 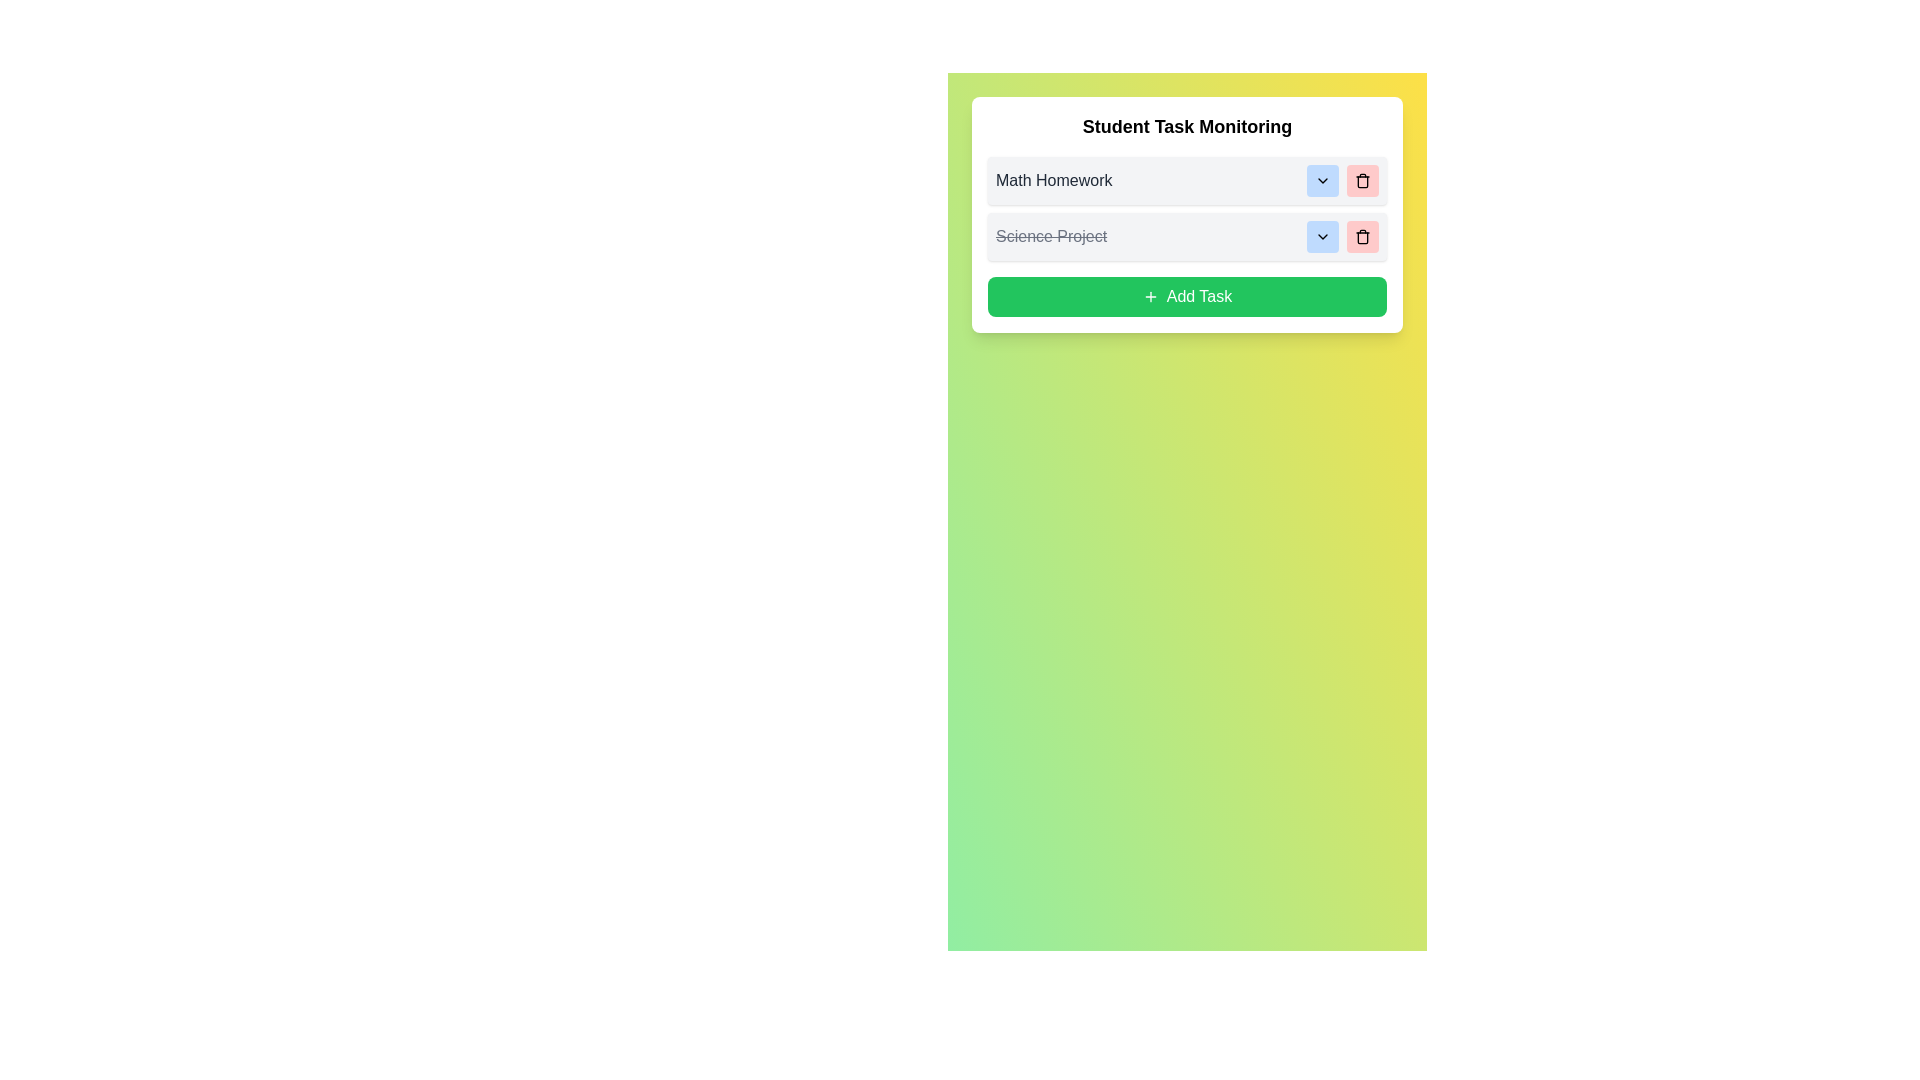 I want to click on the 'Math Homework' text label which is displayed in a darker gray color and is located in the upper portion of the card-like section under the header 'Student Task Monitoring', so click(x=1053, y=181).